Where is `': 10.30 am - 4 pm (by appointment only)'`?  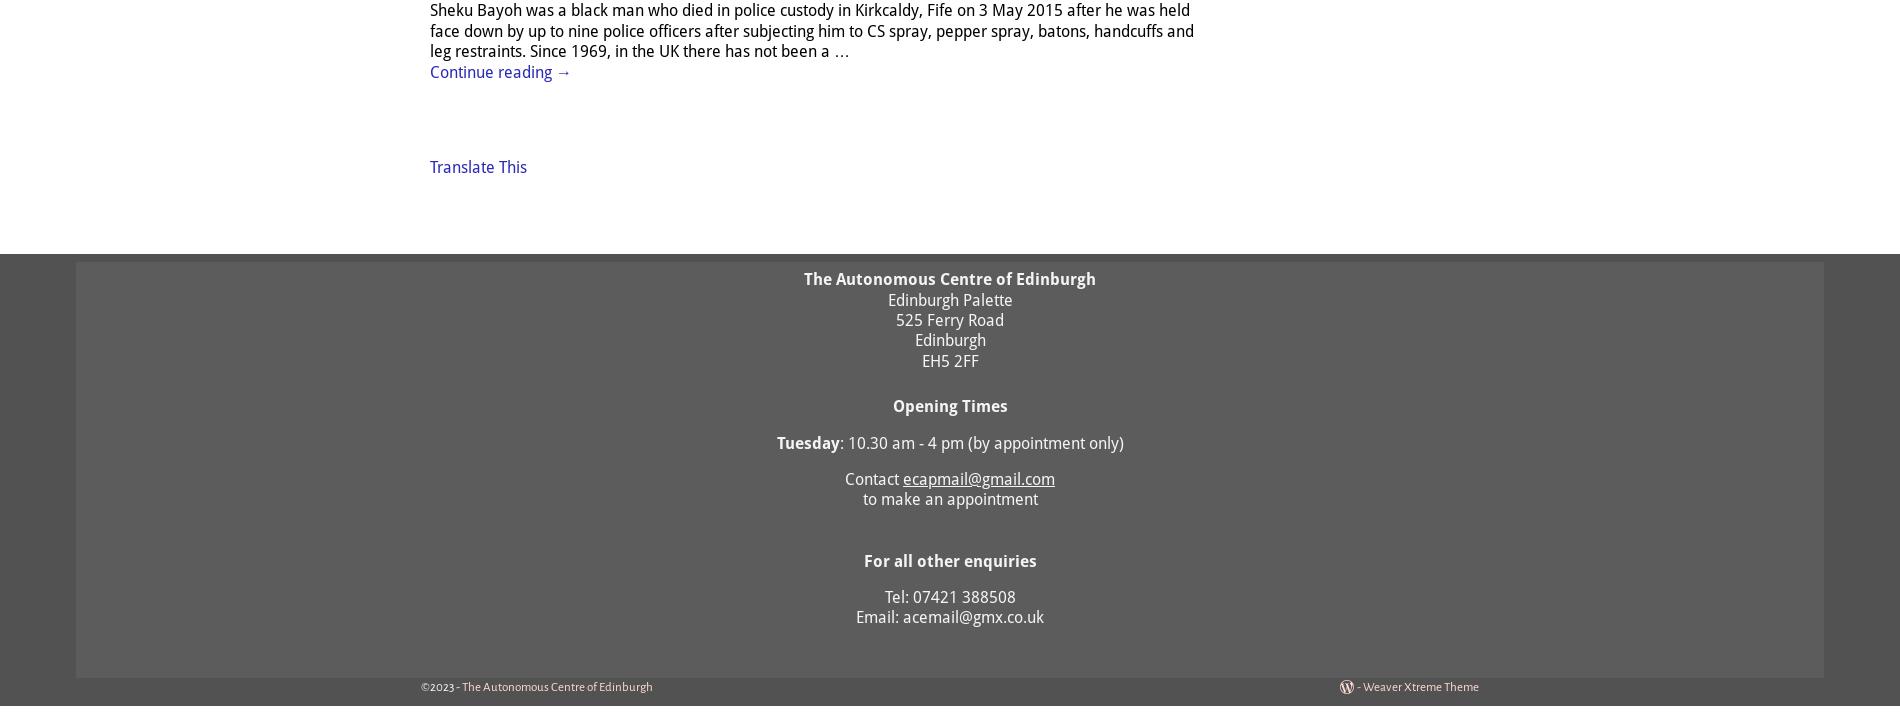
': 10.30 am - 4 pm (by appointment only)' is located at coordinates (980, 441).